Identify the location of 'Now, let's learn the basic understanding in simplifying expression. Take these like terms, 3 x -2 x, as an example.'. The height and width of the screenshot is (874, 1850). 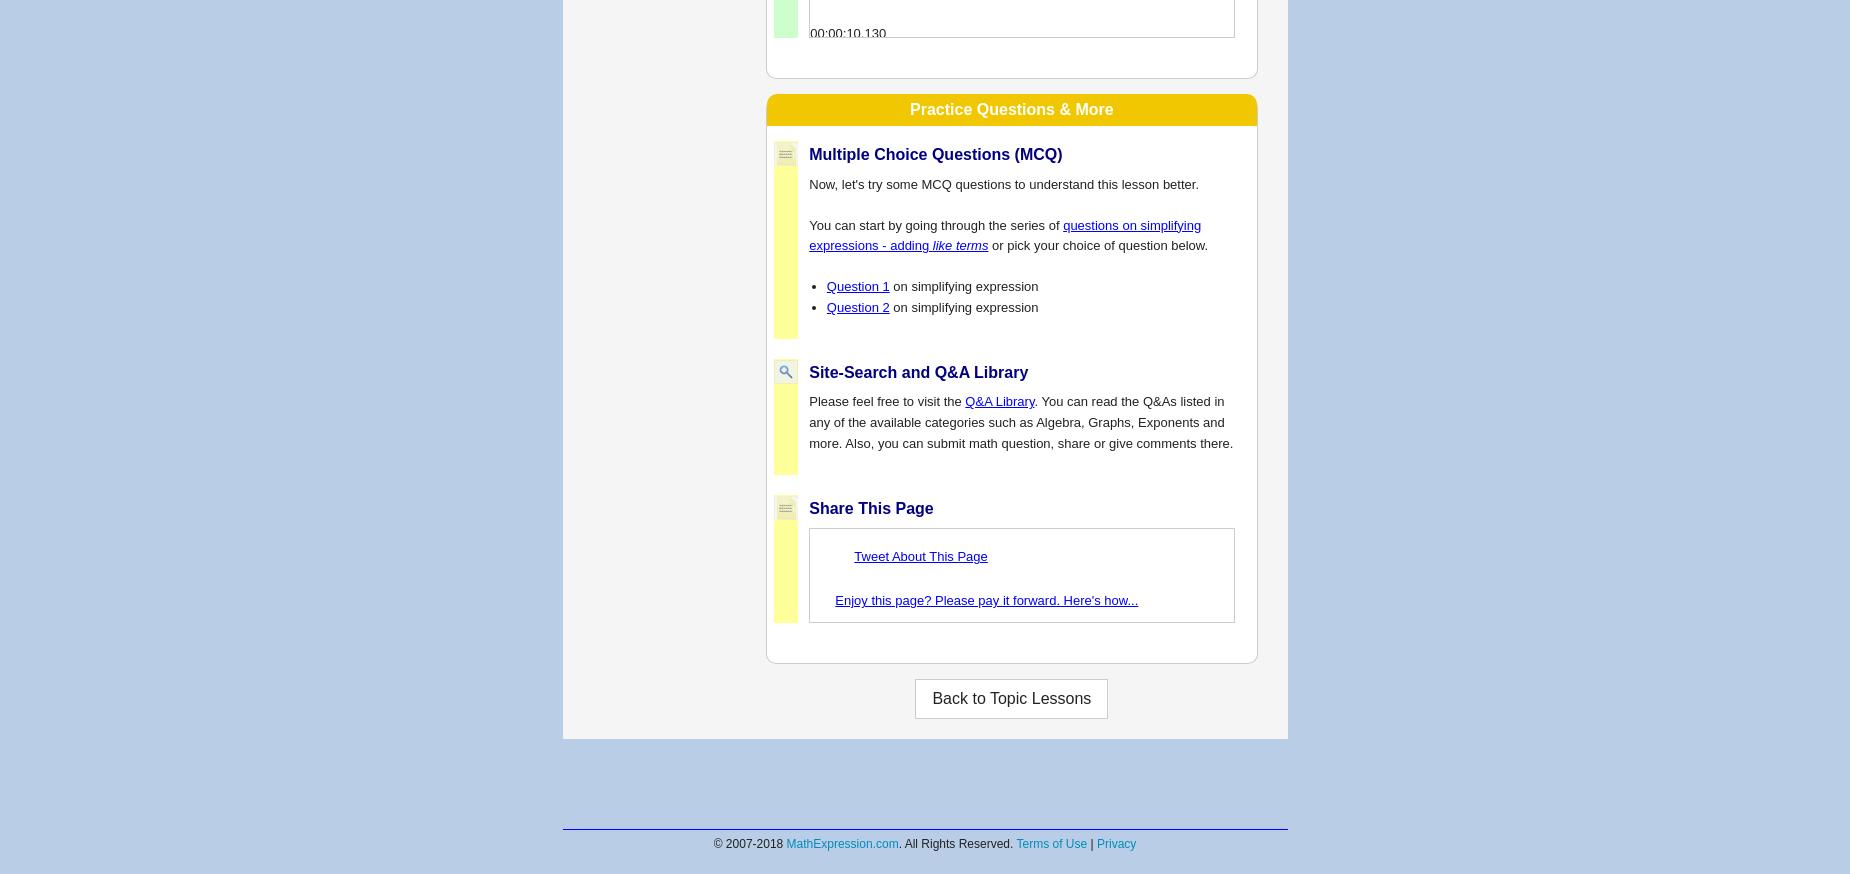
(1012, 62).